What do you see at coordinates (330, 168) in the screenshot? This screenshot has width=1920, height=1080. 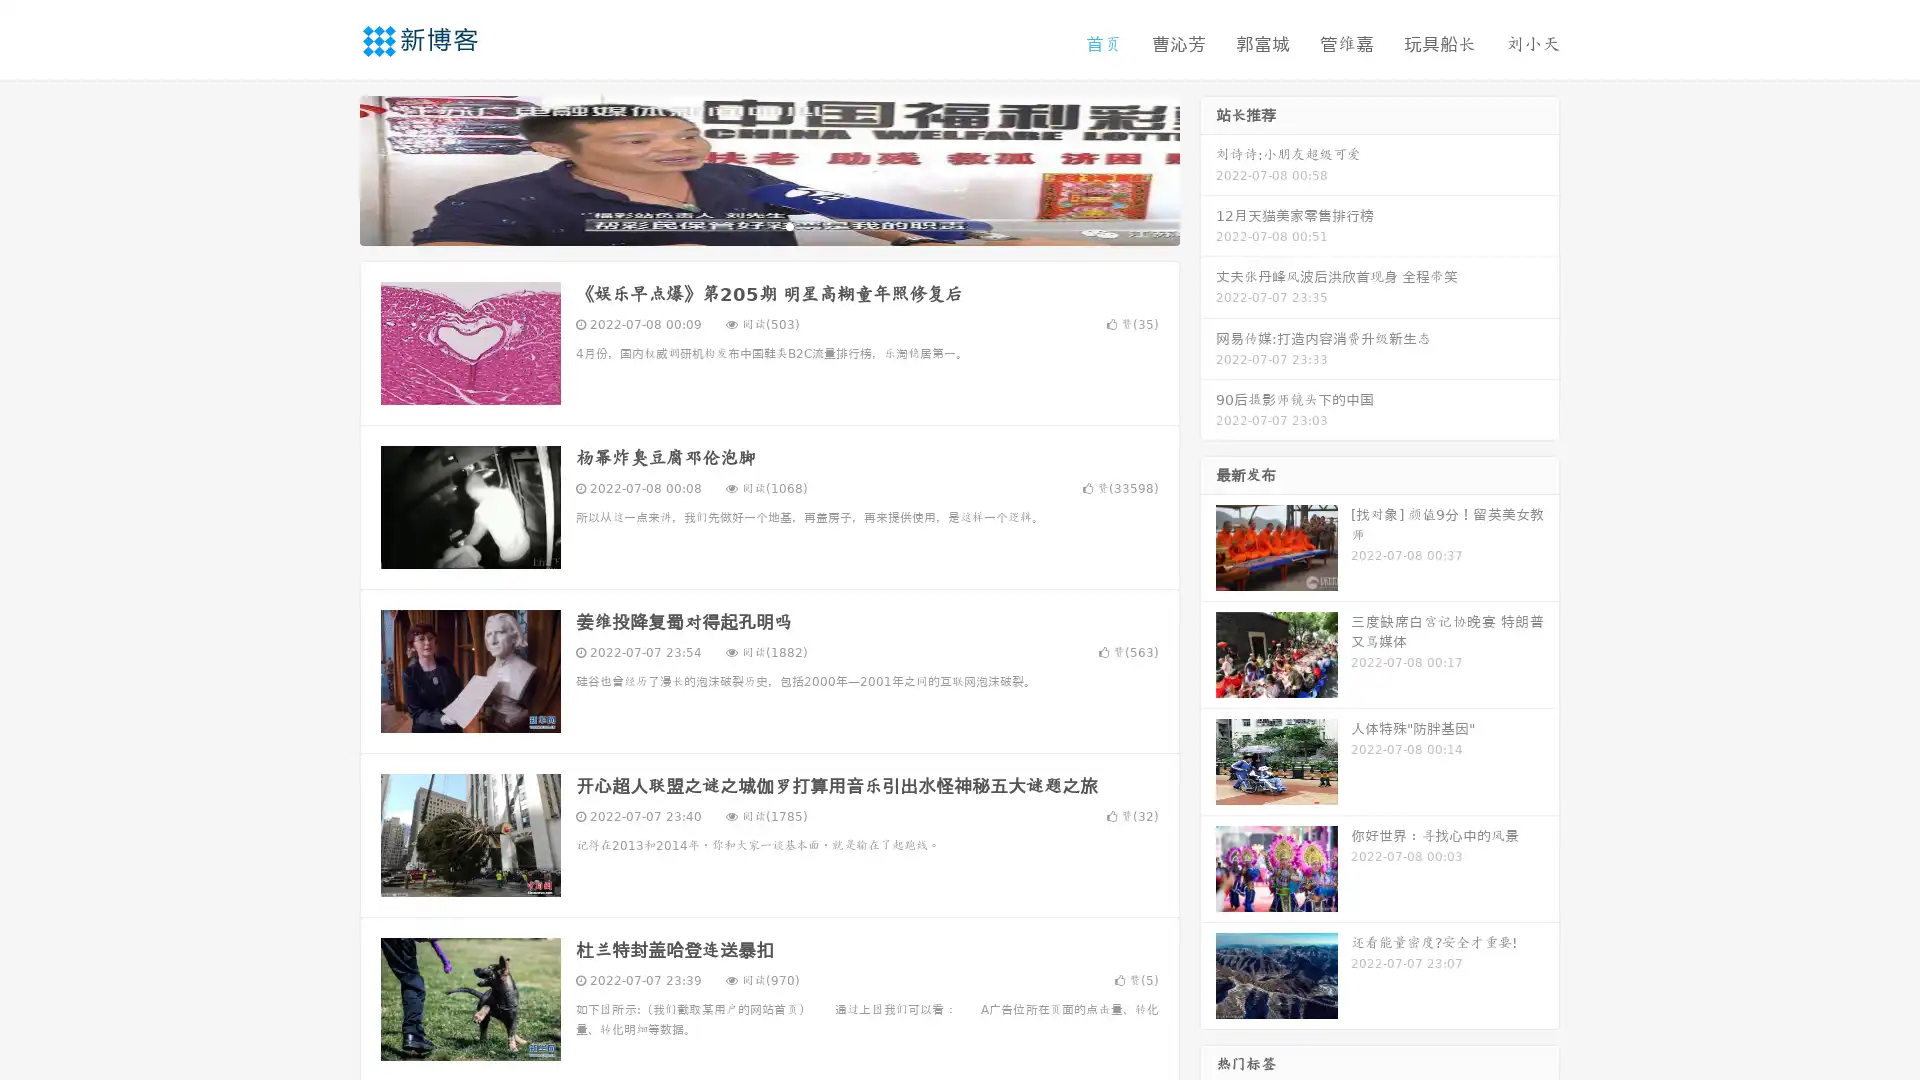 I see `Previous slide` at bounding box center [330, 168].